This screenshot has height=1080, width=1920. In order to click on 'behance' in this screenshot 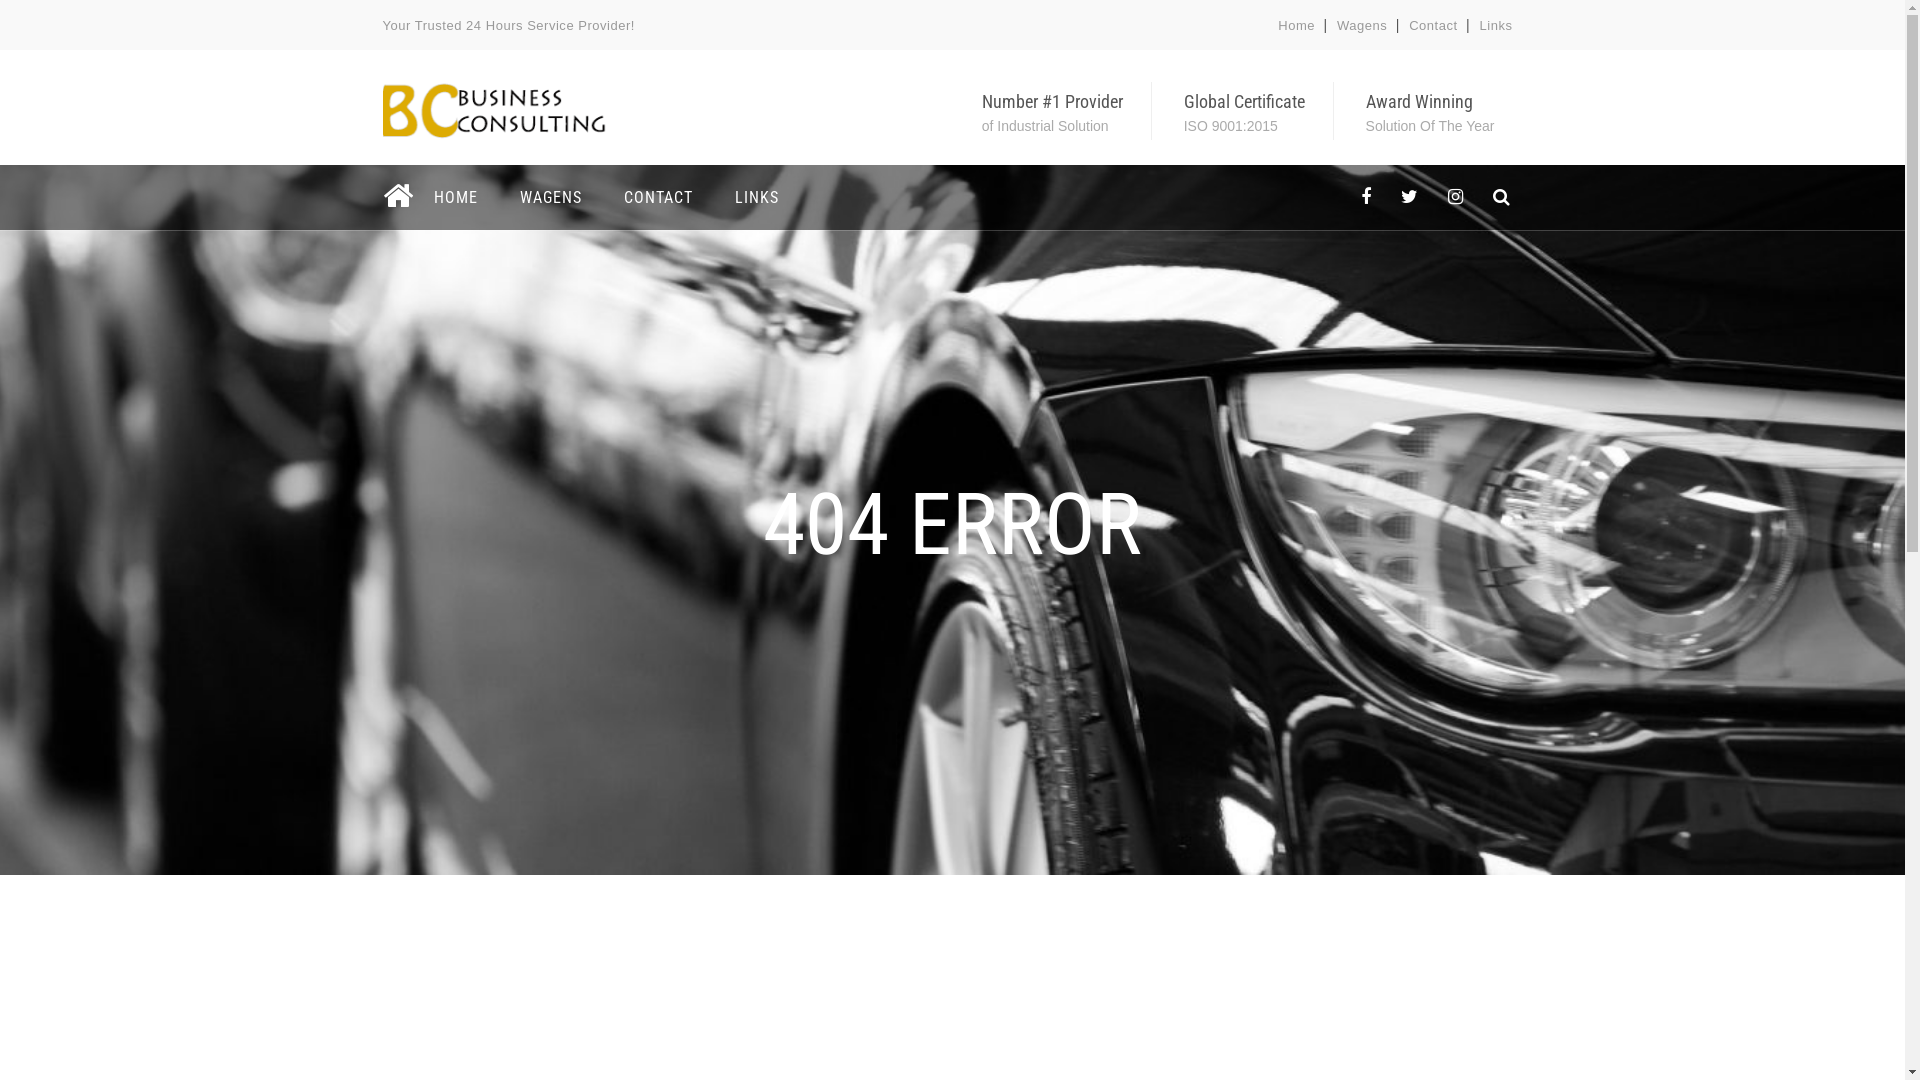, I will do `click(1501, 197)`.